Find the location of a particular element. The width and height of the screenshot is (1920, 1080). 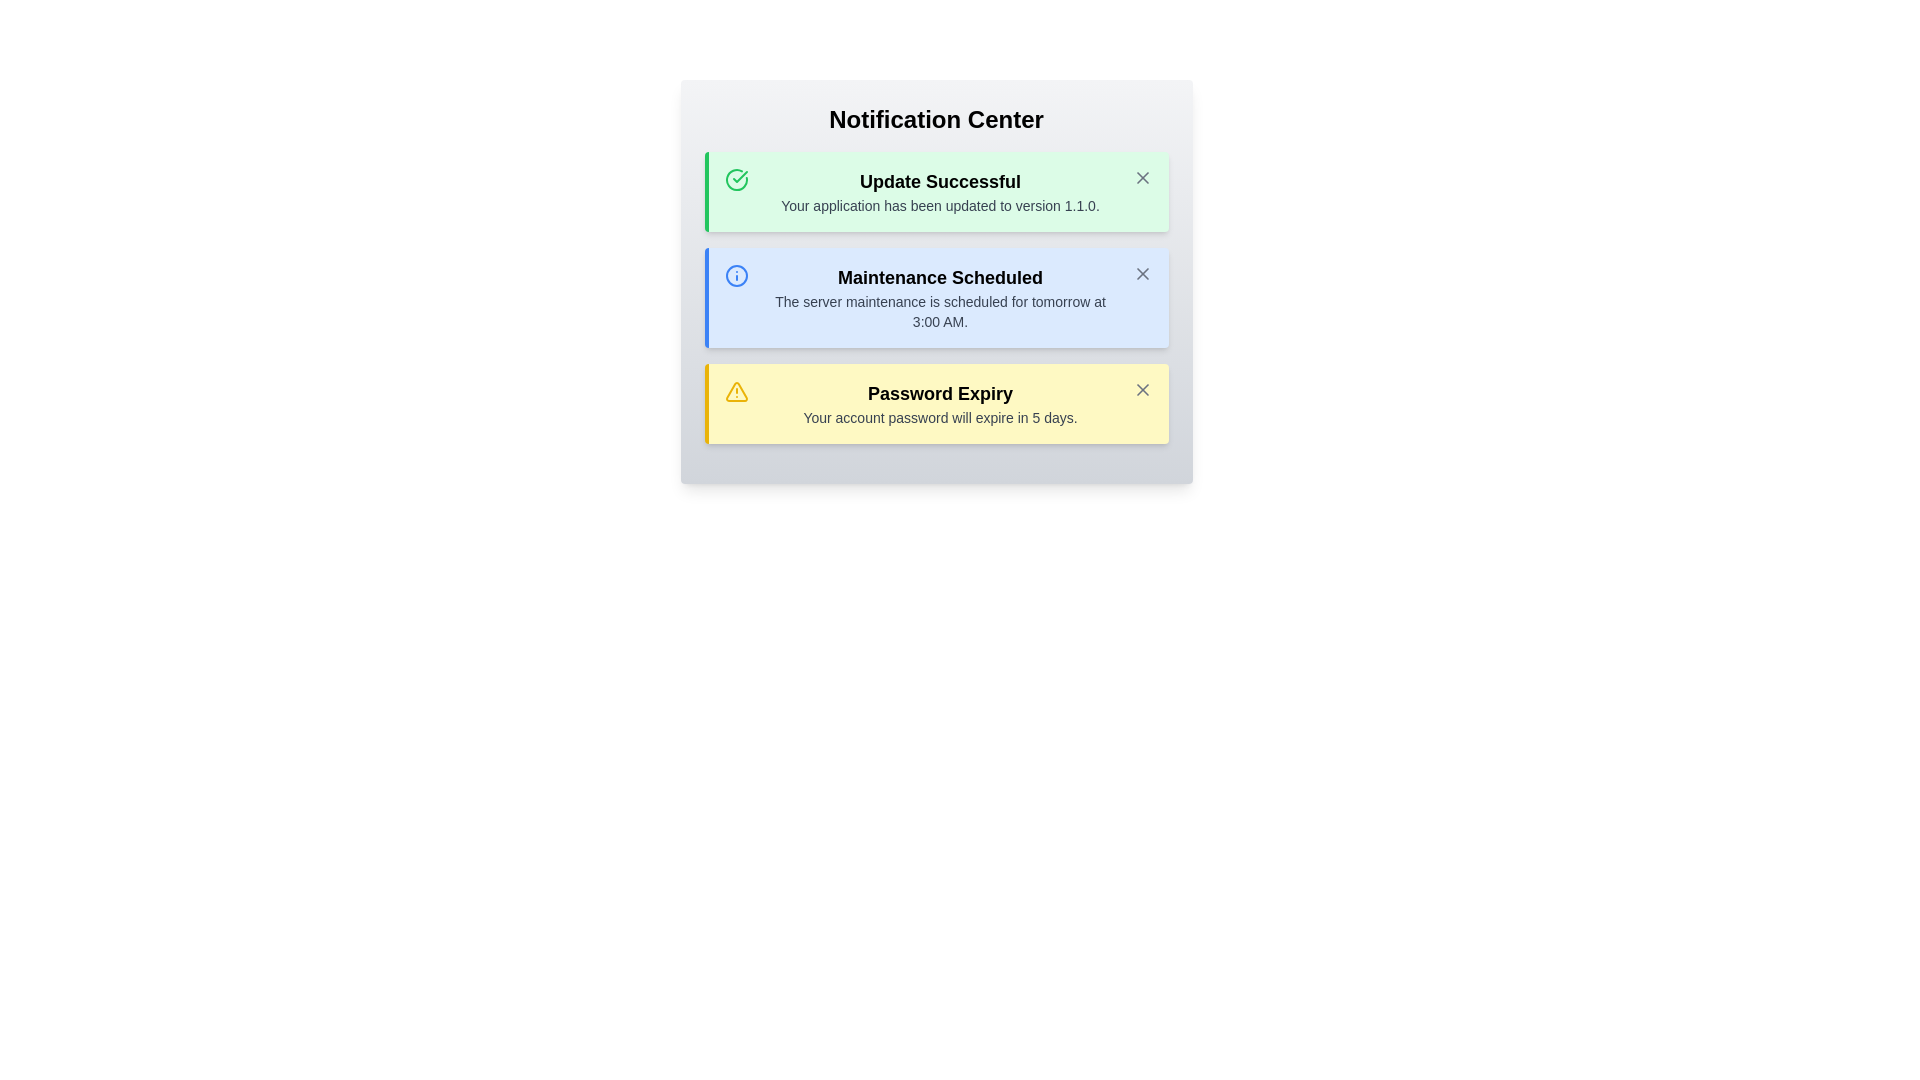

the visual warning indicator icon for the 'Password Expiry' notification located to the left of the dismiss button in the notification center is located at coordinates (735, 392).